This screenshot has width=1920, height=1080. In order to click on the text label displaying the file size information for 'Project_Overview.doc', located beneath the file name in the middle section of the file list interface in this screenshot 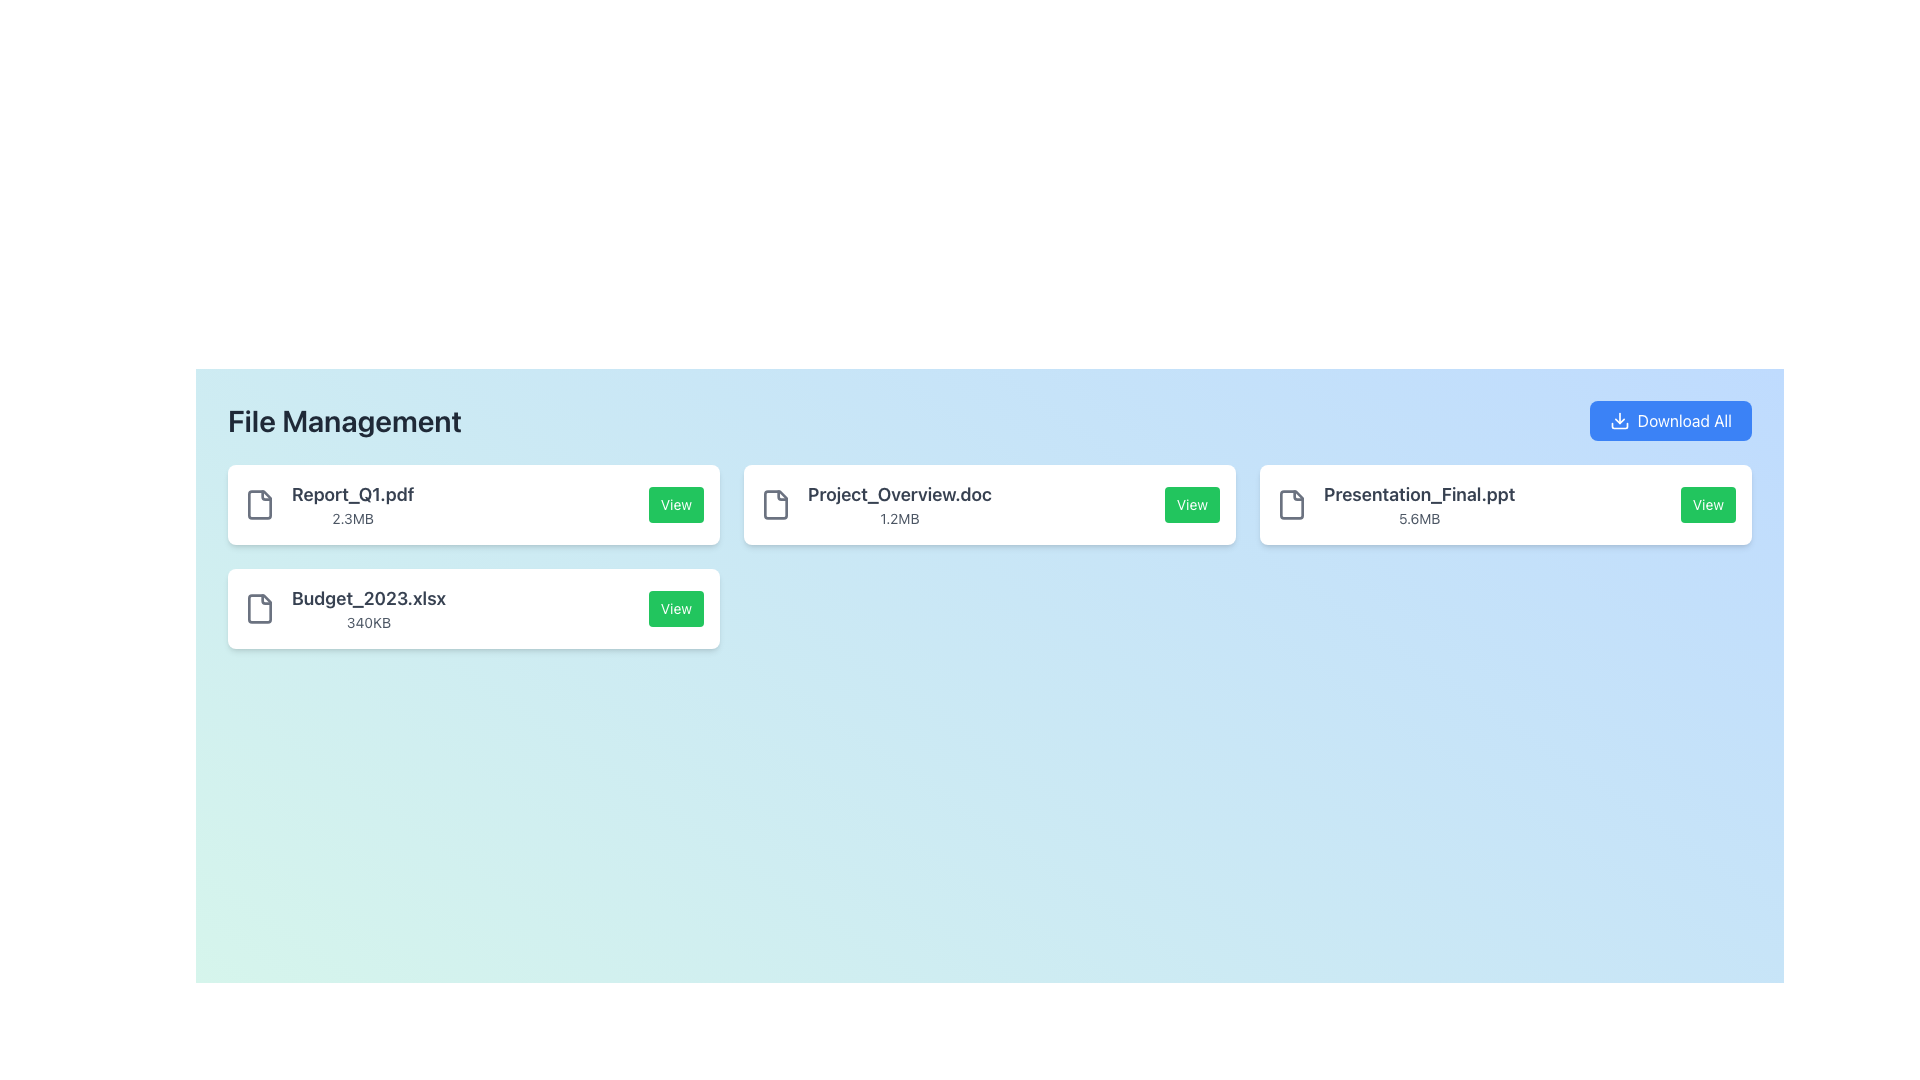, I will do `click(898, 518)`.